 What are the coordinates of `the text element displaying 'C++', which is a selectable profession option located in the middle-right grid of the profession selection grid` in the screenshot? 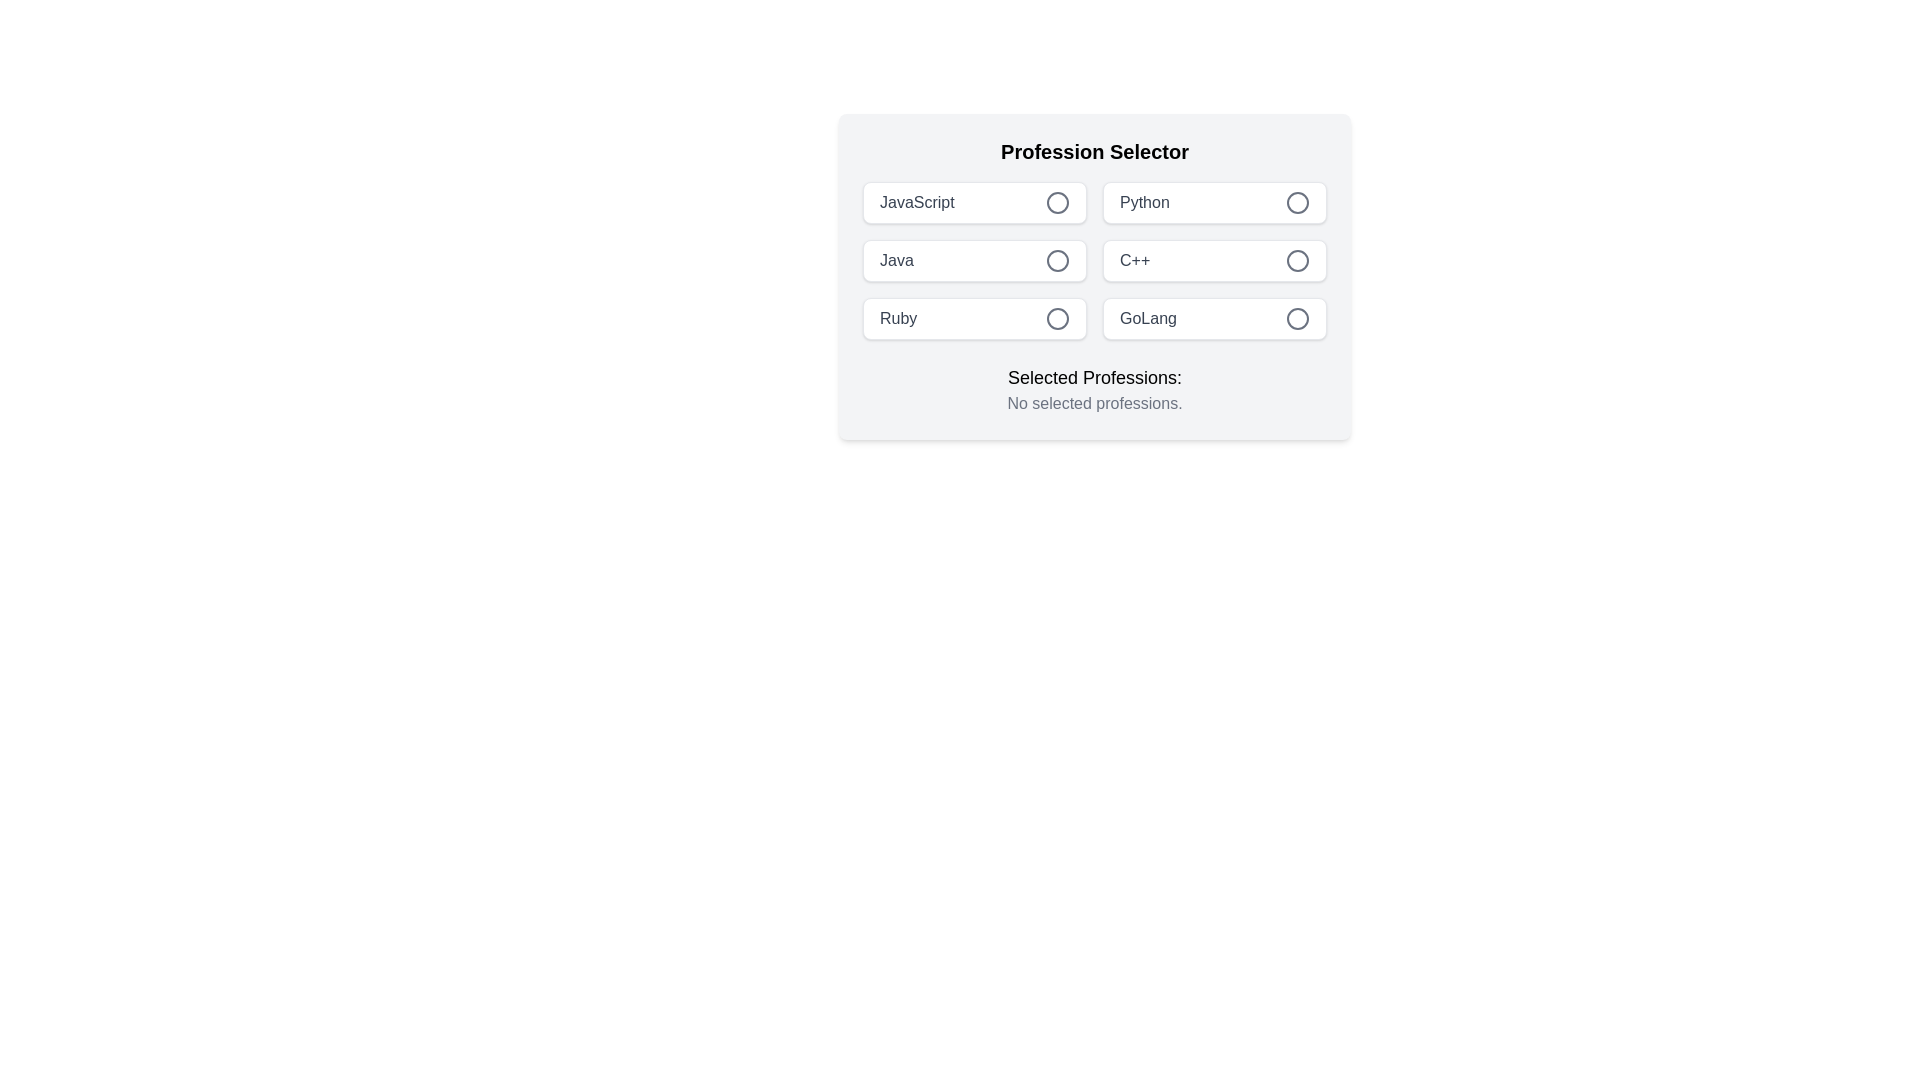 It's located at (1135, 260).